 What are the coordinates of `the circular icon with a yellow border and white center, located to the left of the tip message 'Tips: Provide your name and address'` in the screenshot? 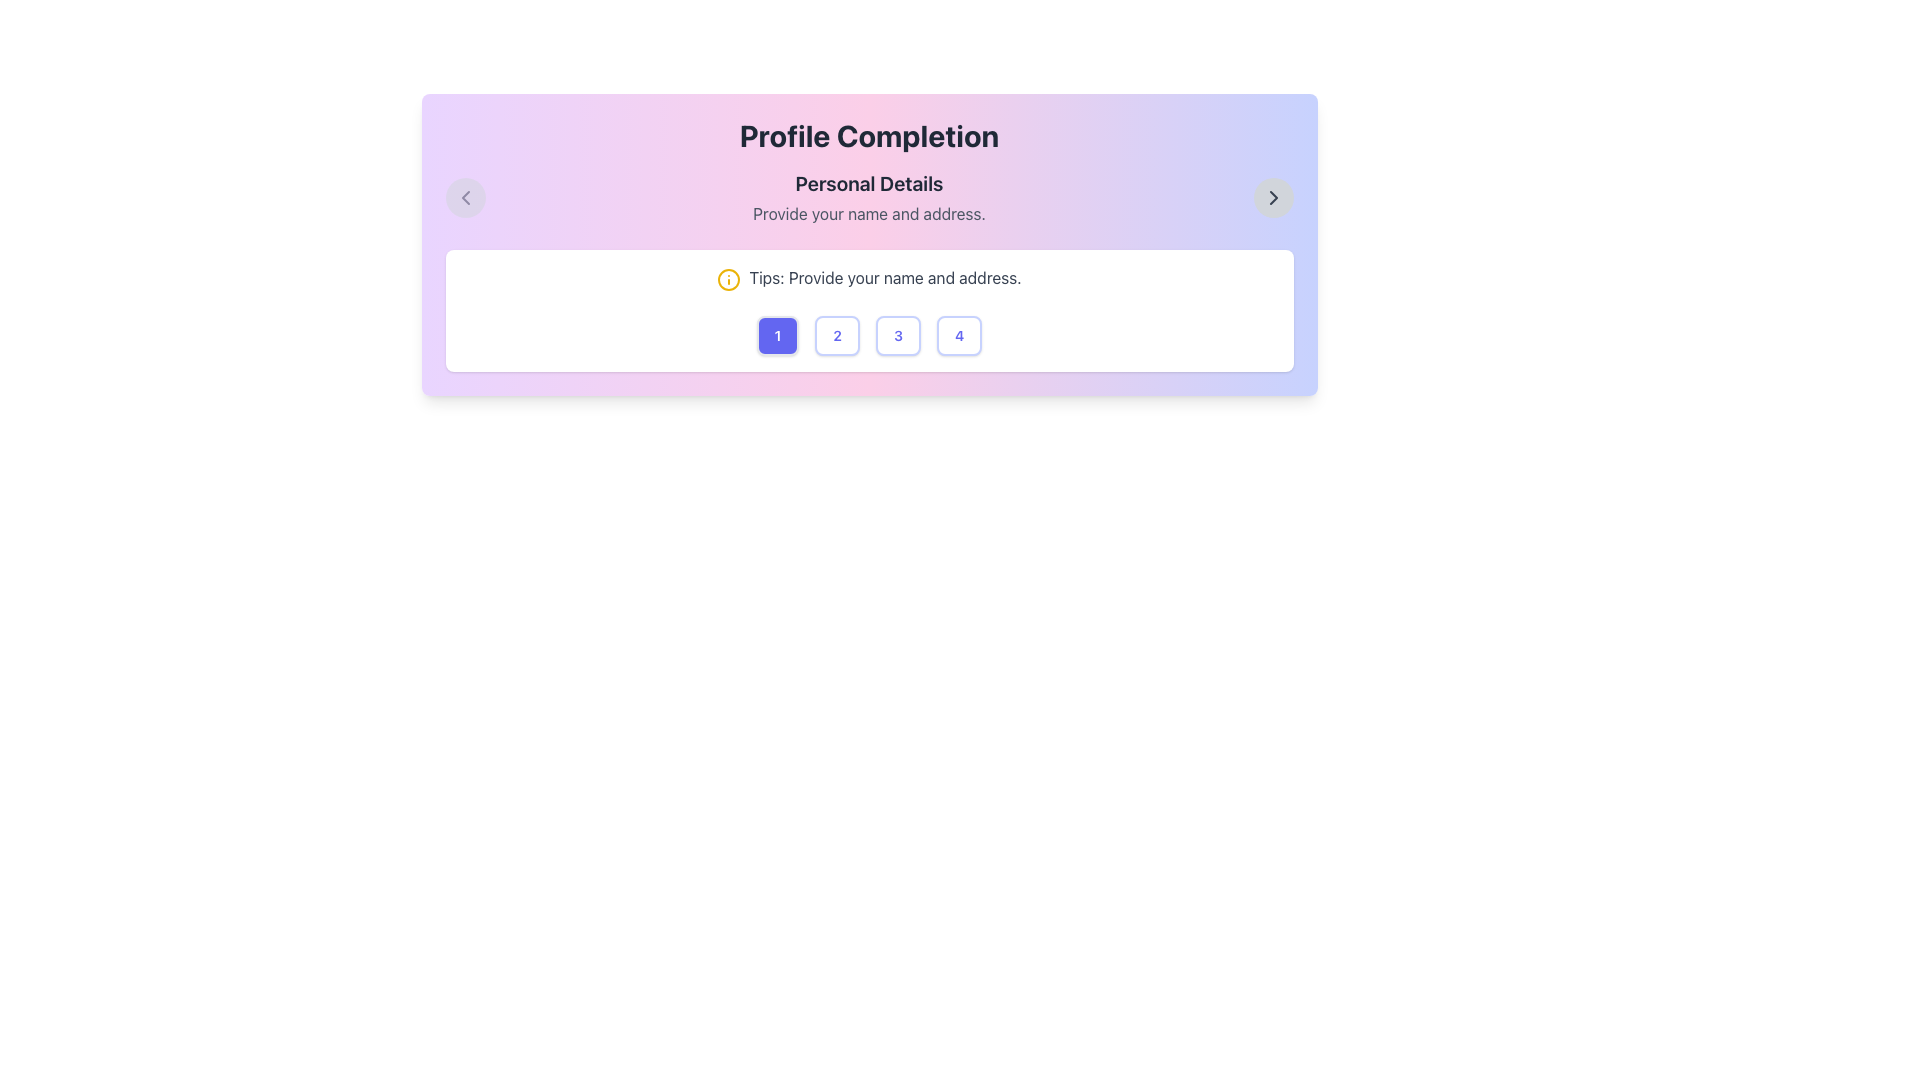 It's located at (728, 279).